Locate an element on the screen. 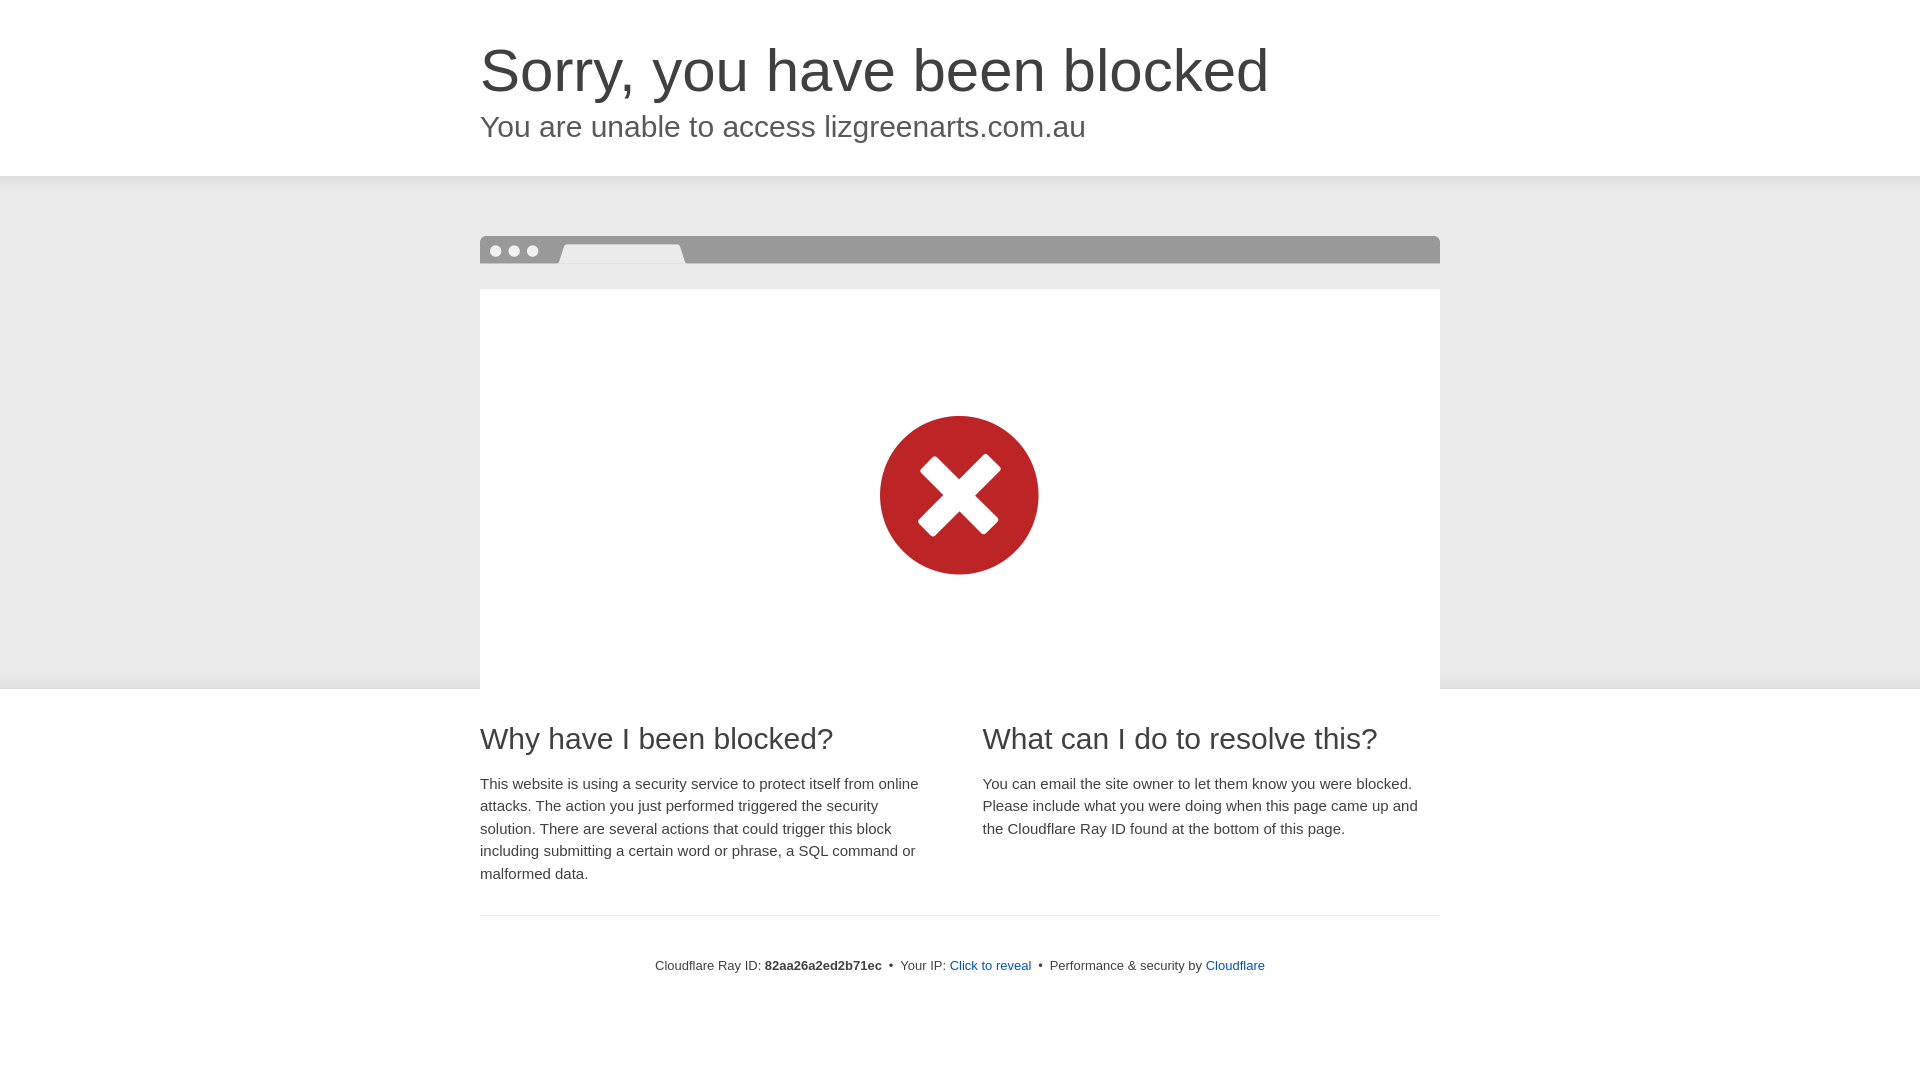 The height and width of the screenshot is (1080, 1920). 'Cloudflare' is located at coordinates (1234, 964).